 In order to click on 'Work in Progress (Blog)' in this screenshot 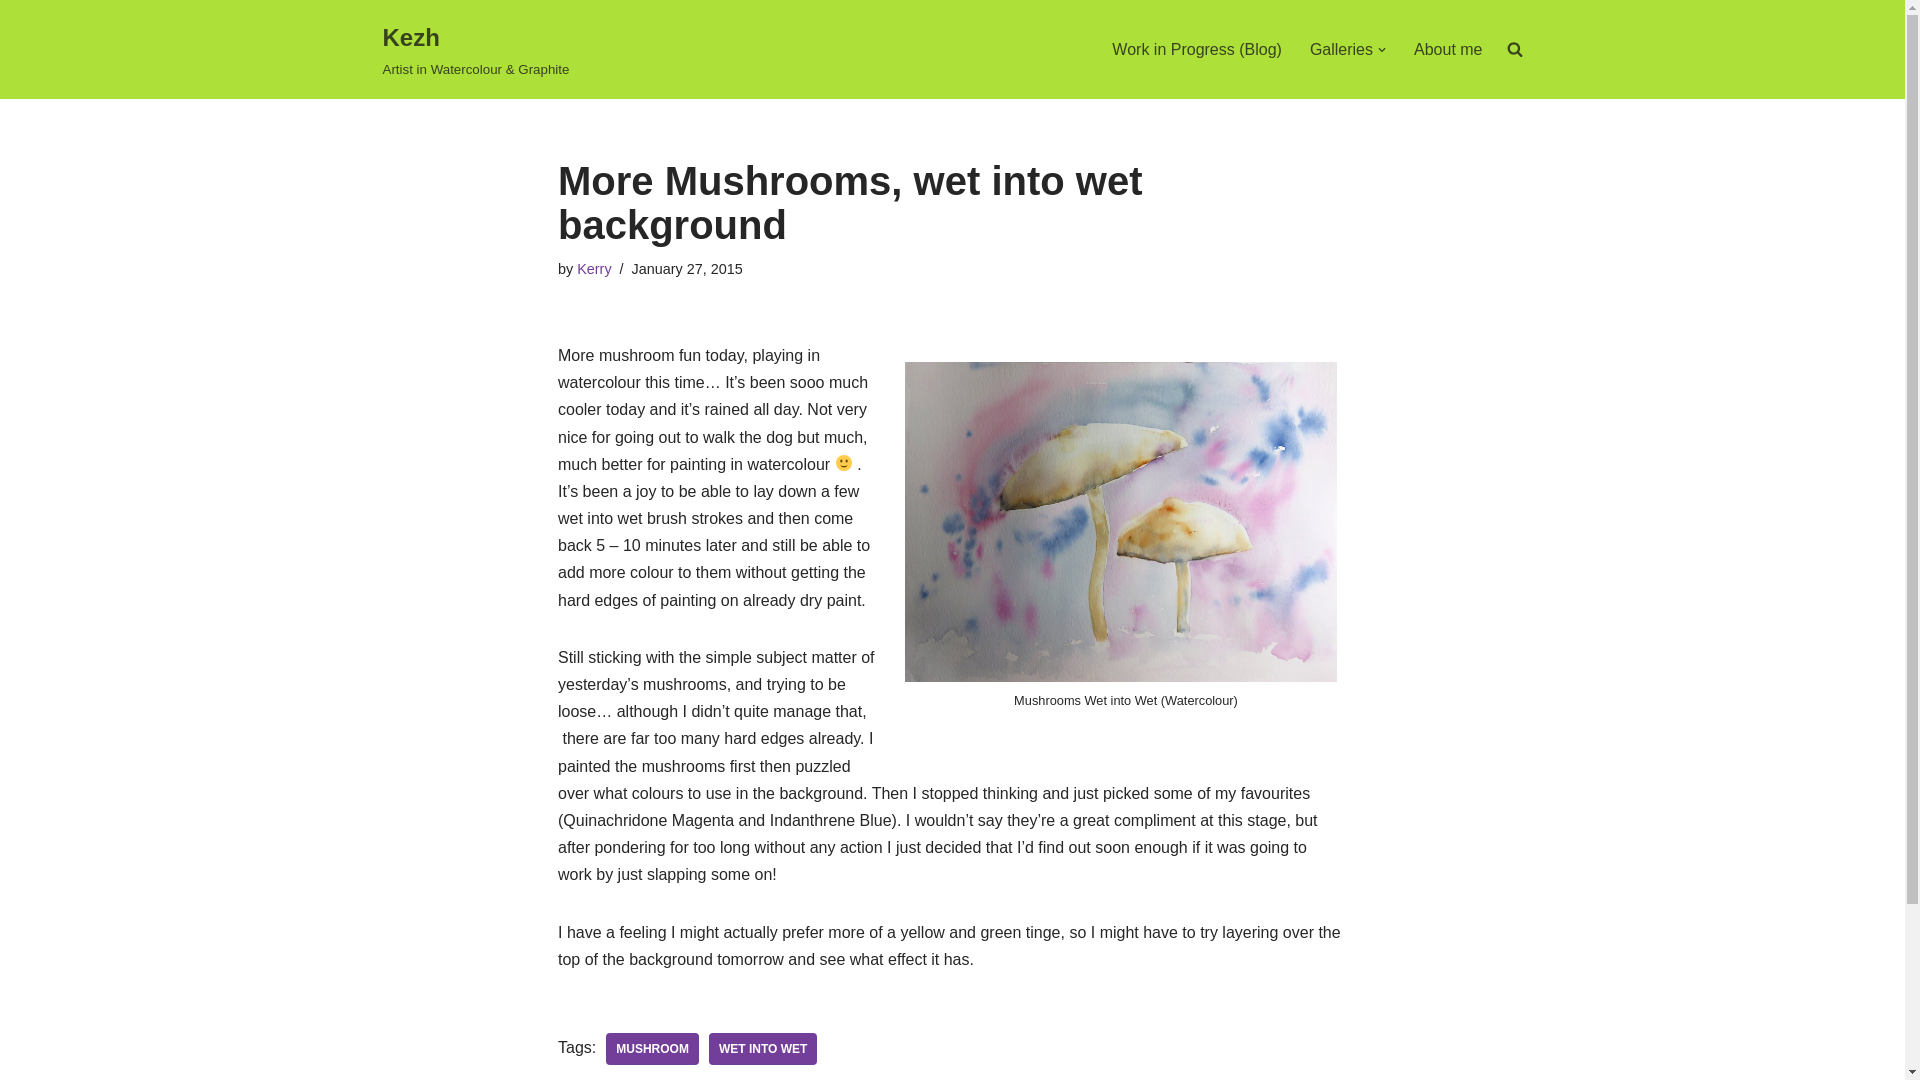, I will do `click(1196, 48)`.